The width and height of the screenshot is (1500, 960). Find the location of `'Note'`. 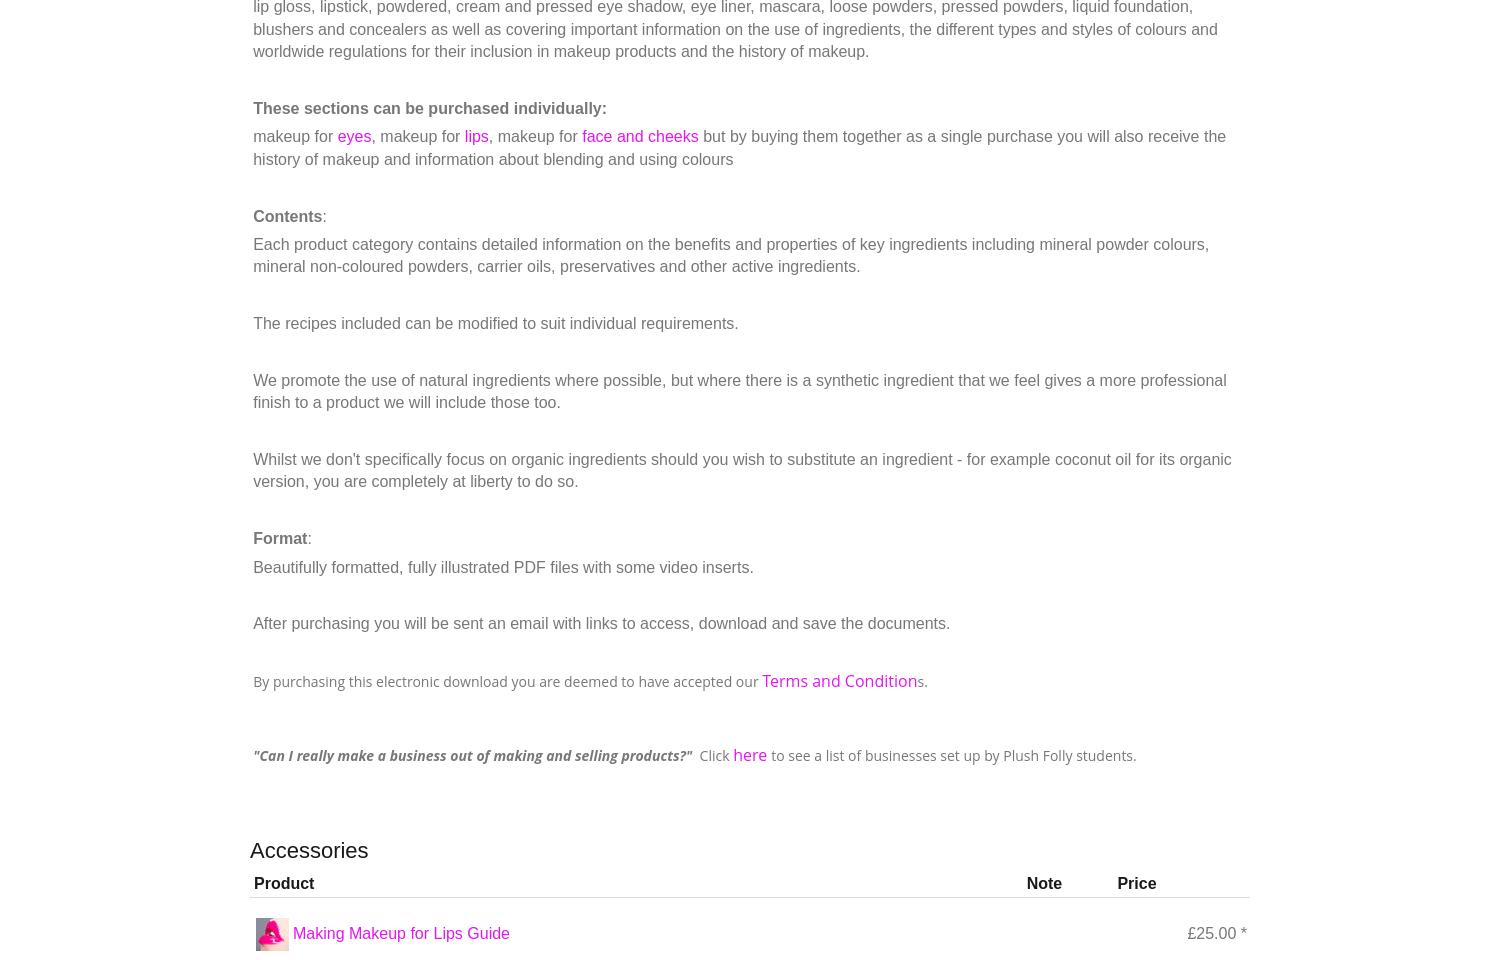

'Note' is located at coordinates (1044, 881).